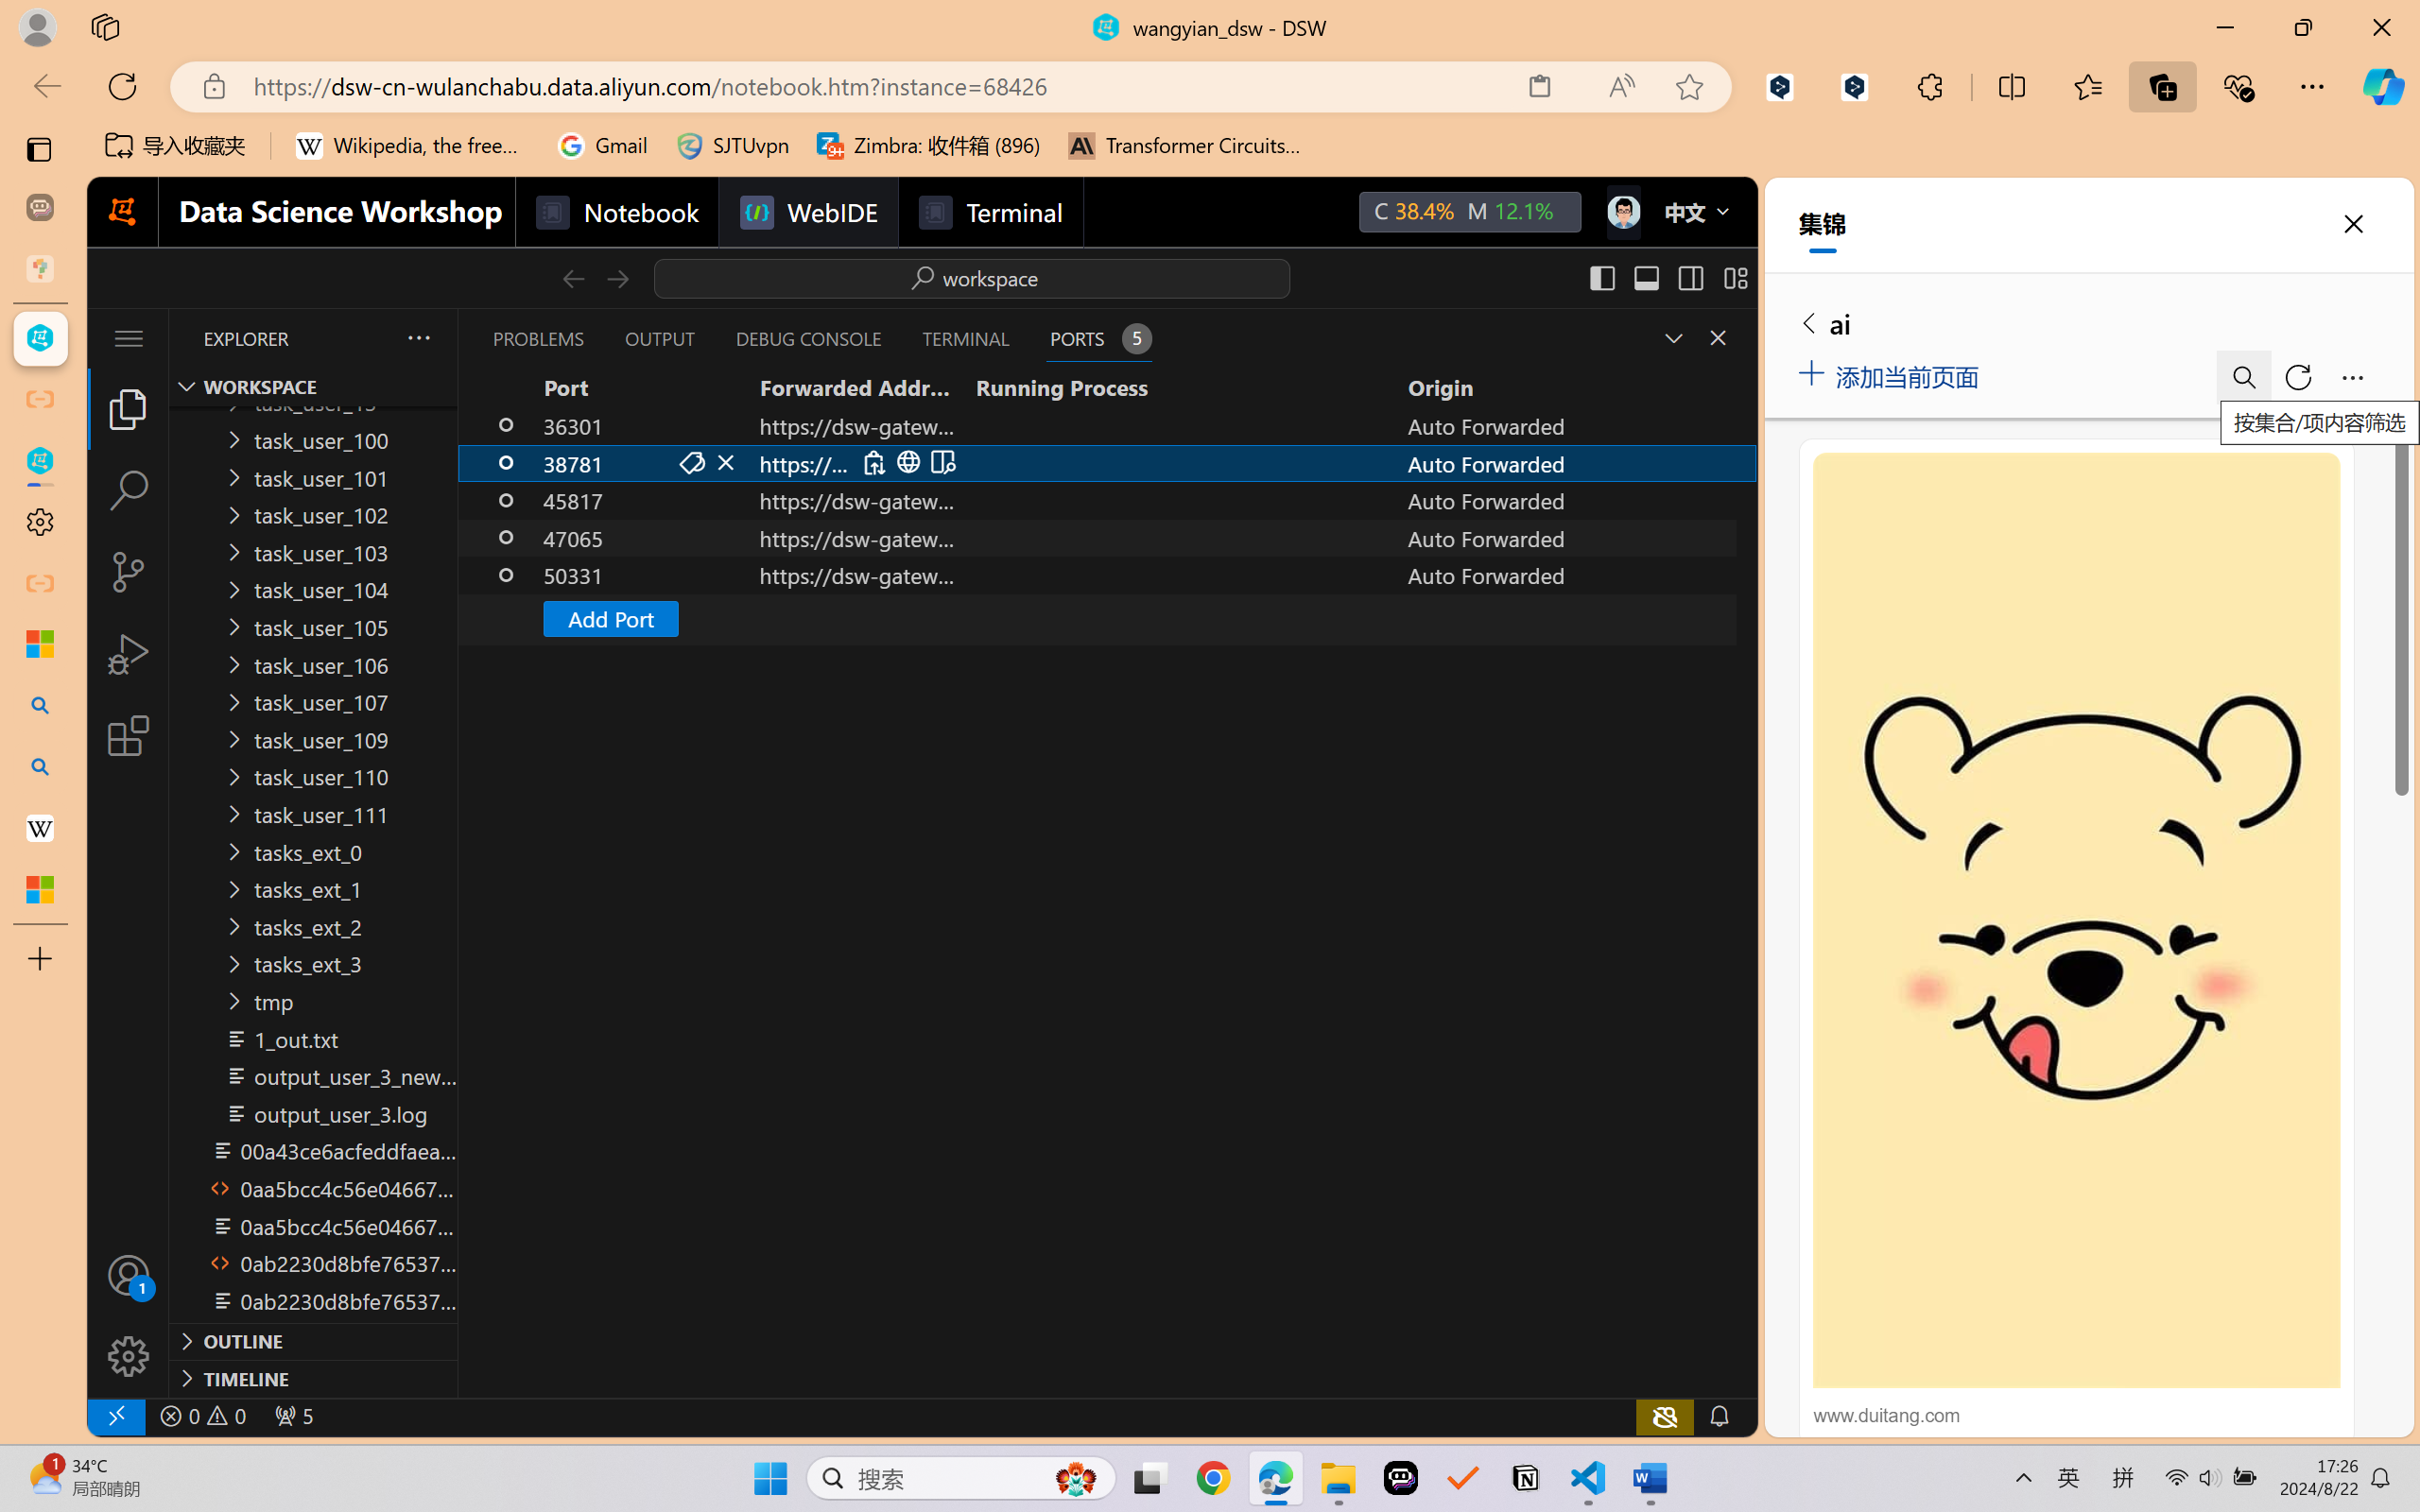 This screenshot has height=1512, width=2420. Describe the element at coordinates (39, 827) in the screenshot. I see `'Earth - Wikipedia'` at that location.